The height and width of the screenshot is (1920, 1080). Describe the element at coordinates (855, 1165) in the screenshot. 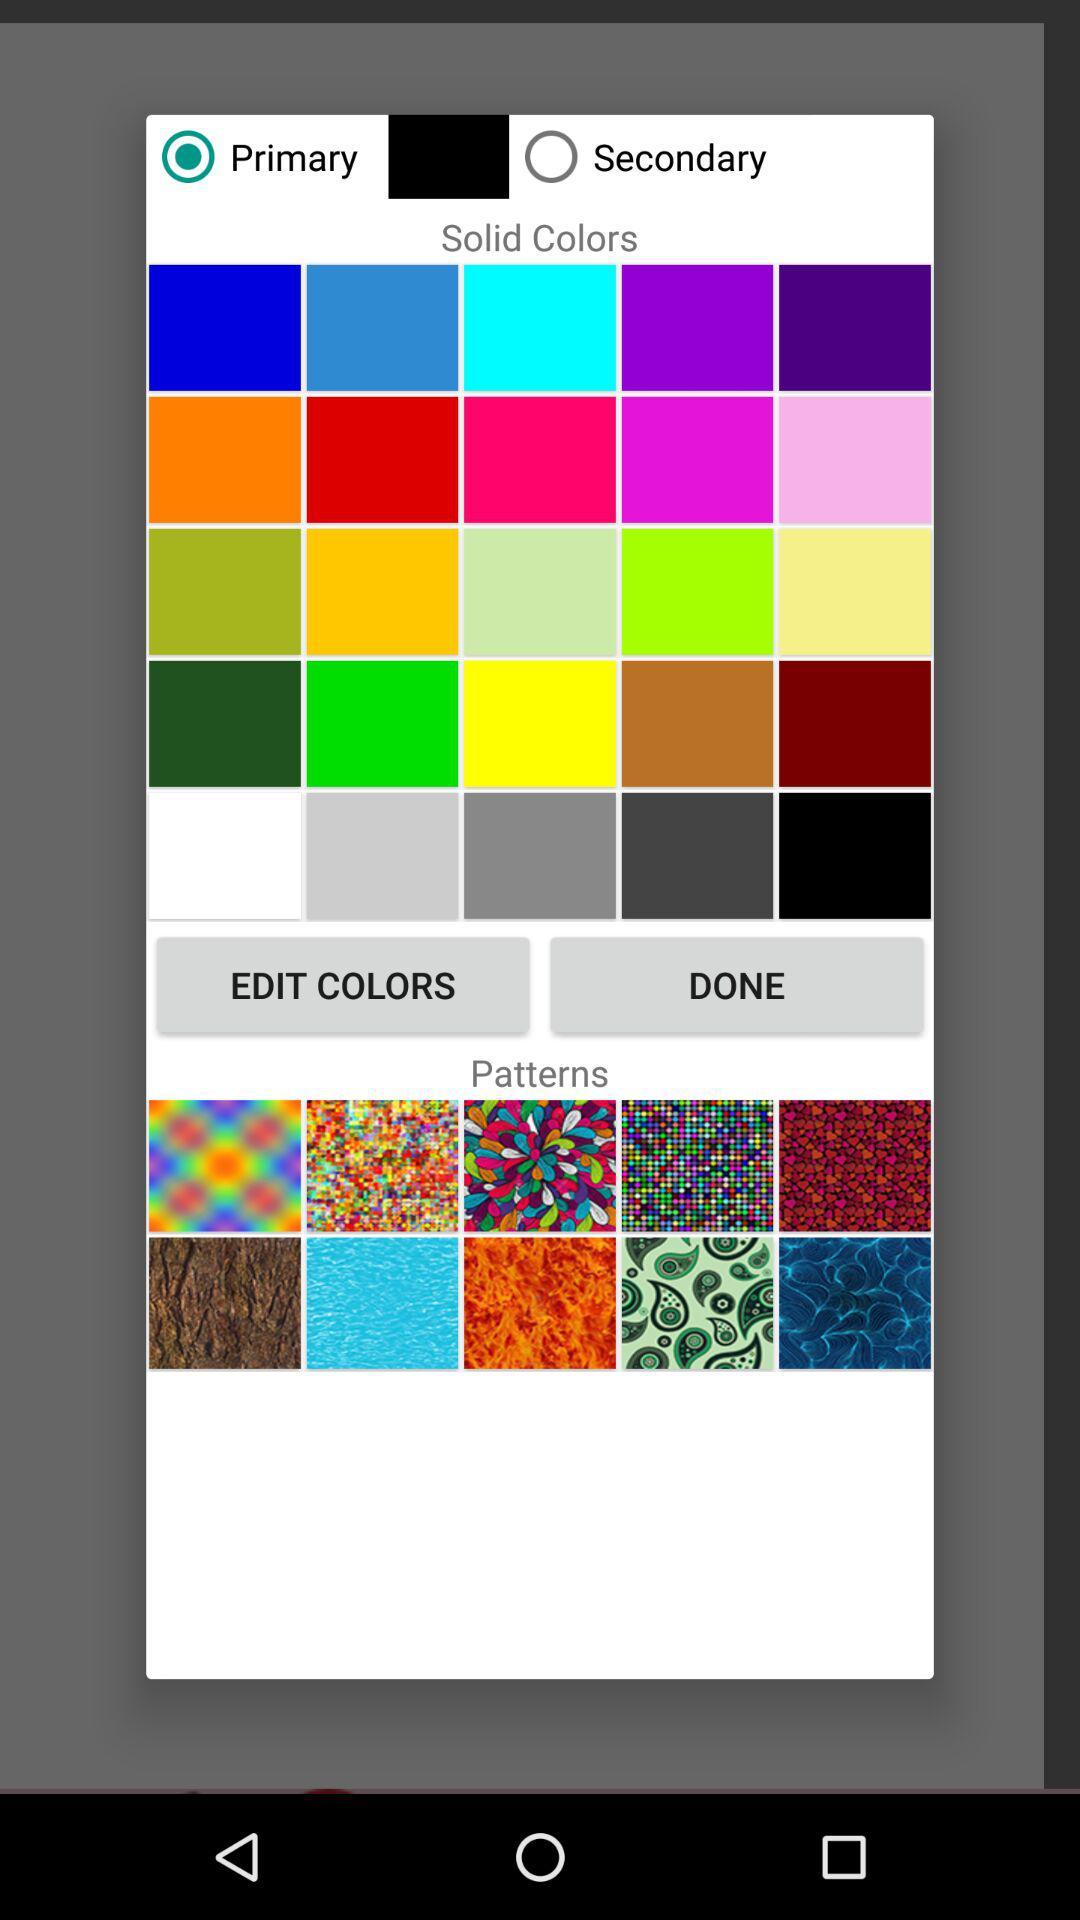

I see `the item below the done item` at that location.